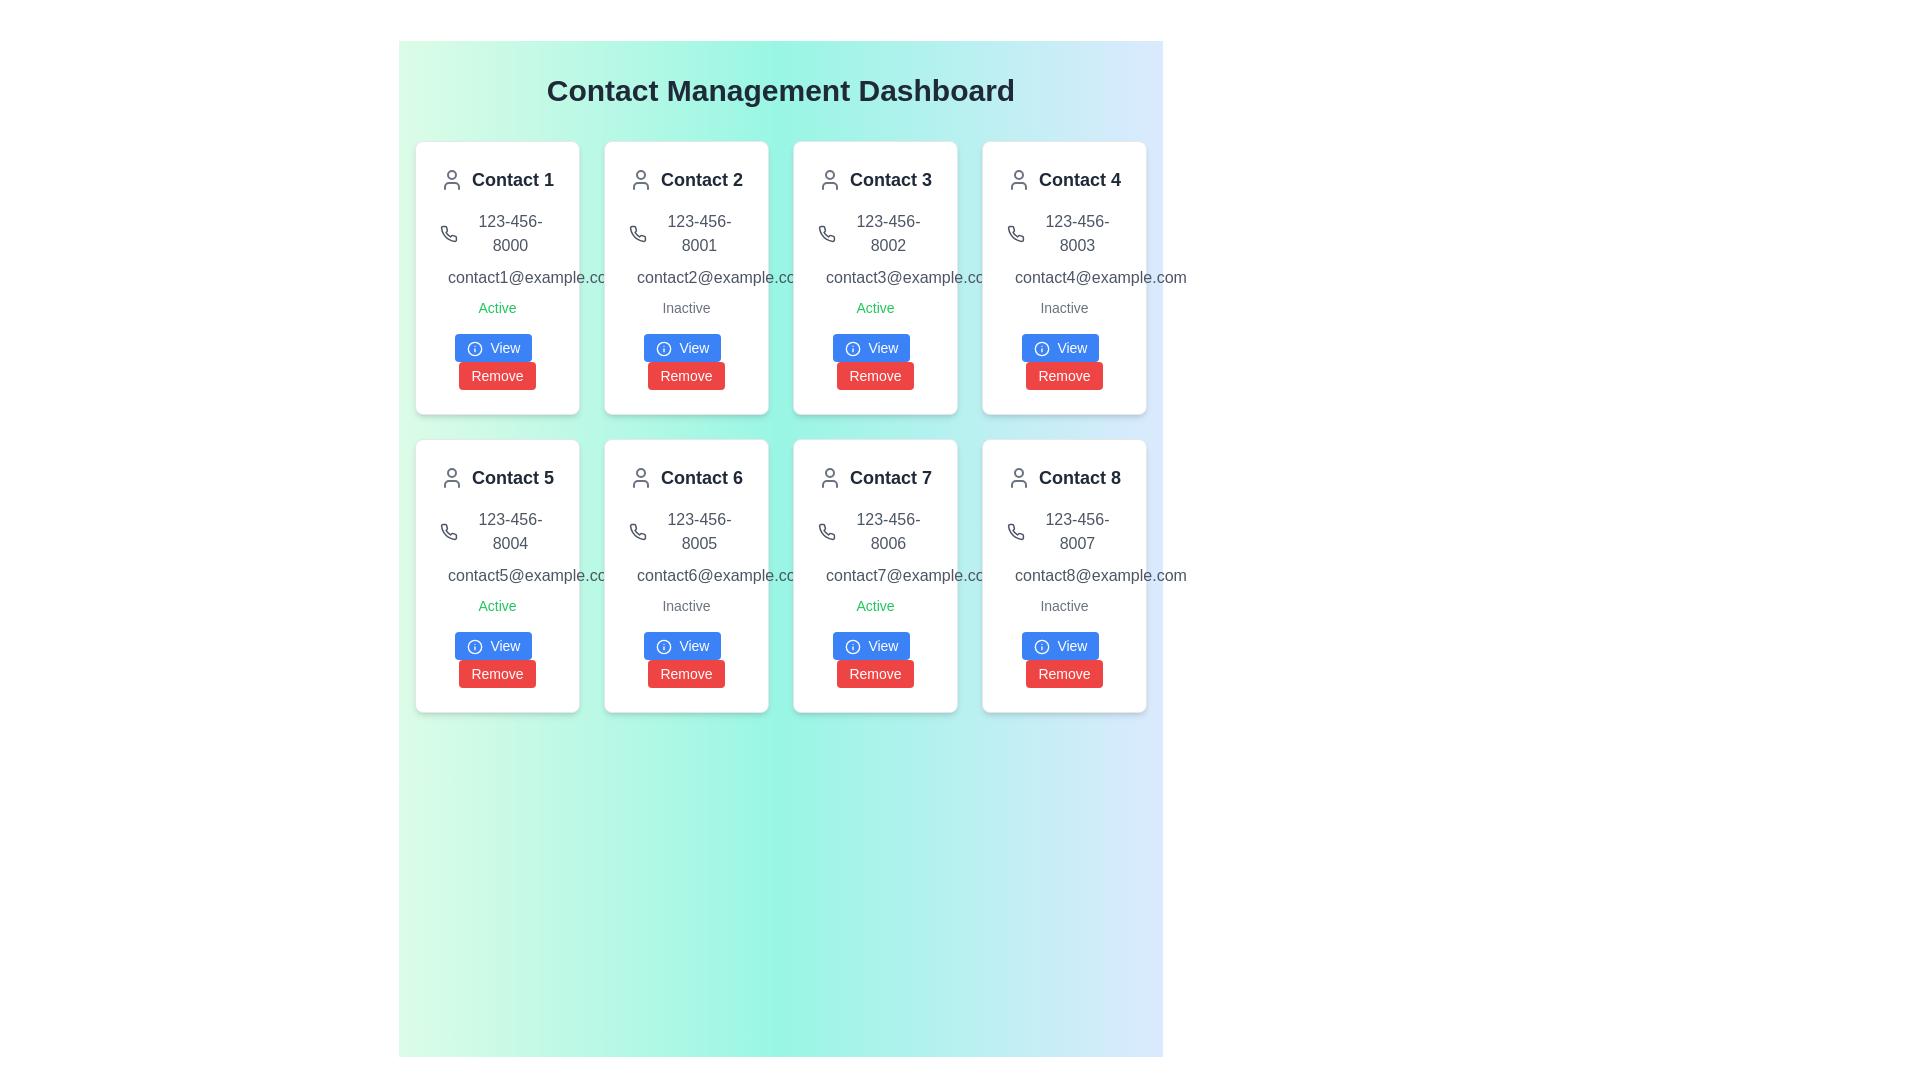  I want to click on the 'View' button, which is a vibrant blue rectangular button with white text and an 'i' icon, located in the sixth contact card of the grid layout, so click(682, 645).